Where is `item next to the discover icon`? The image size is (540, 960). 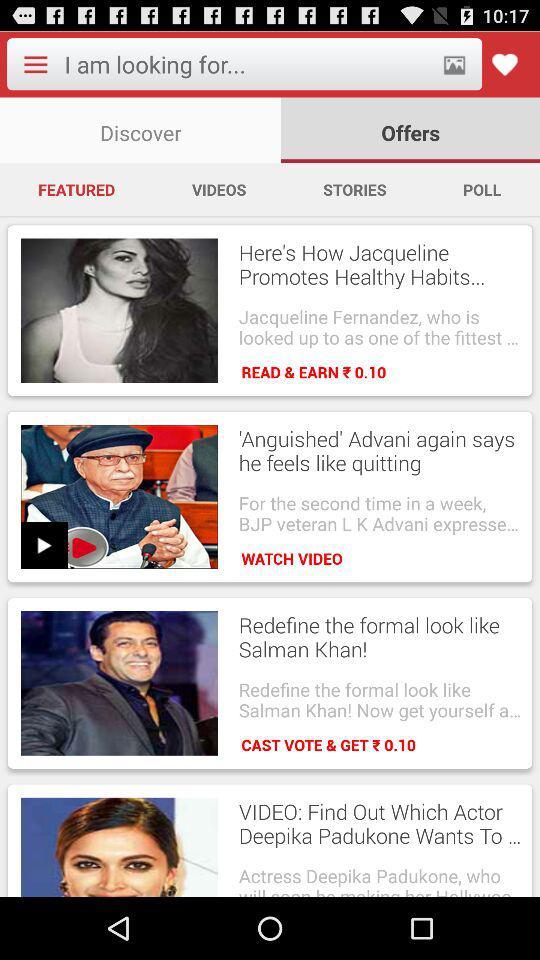
item next to the discover icon is located at coordinates (409, 129).